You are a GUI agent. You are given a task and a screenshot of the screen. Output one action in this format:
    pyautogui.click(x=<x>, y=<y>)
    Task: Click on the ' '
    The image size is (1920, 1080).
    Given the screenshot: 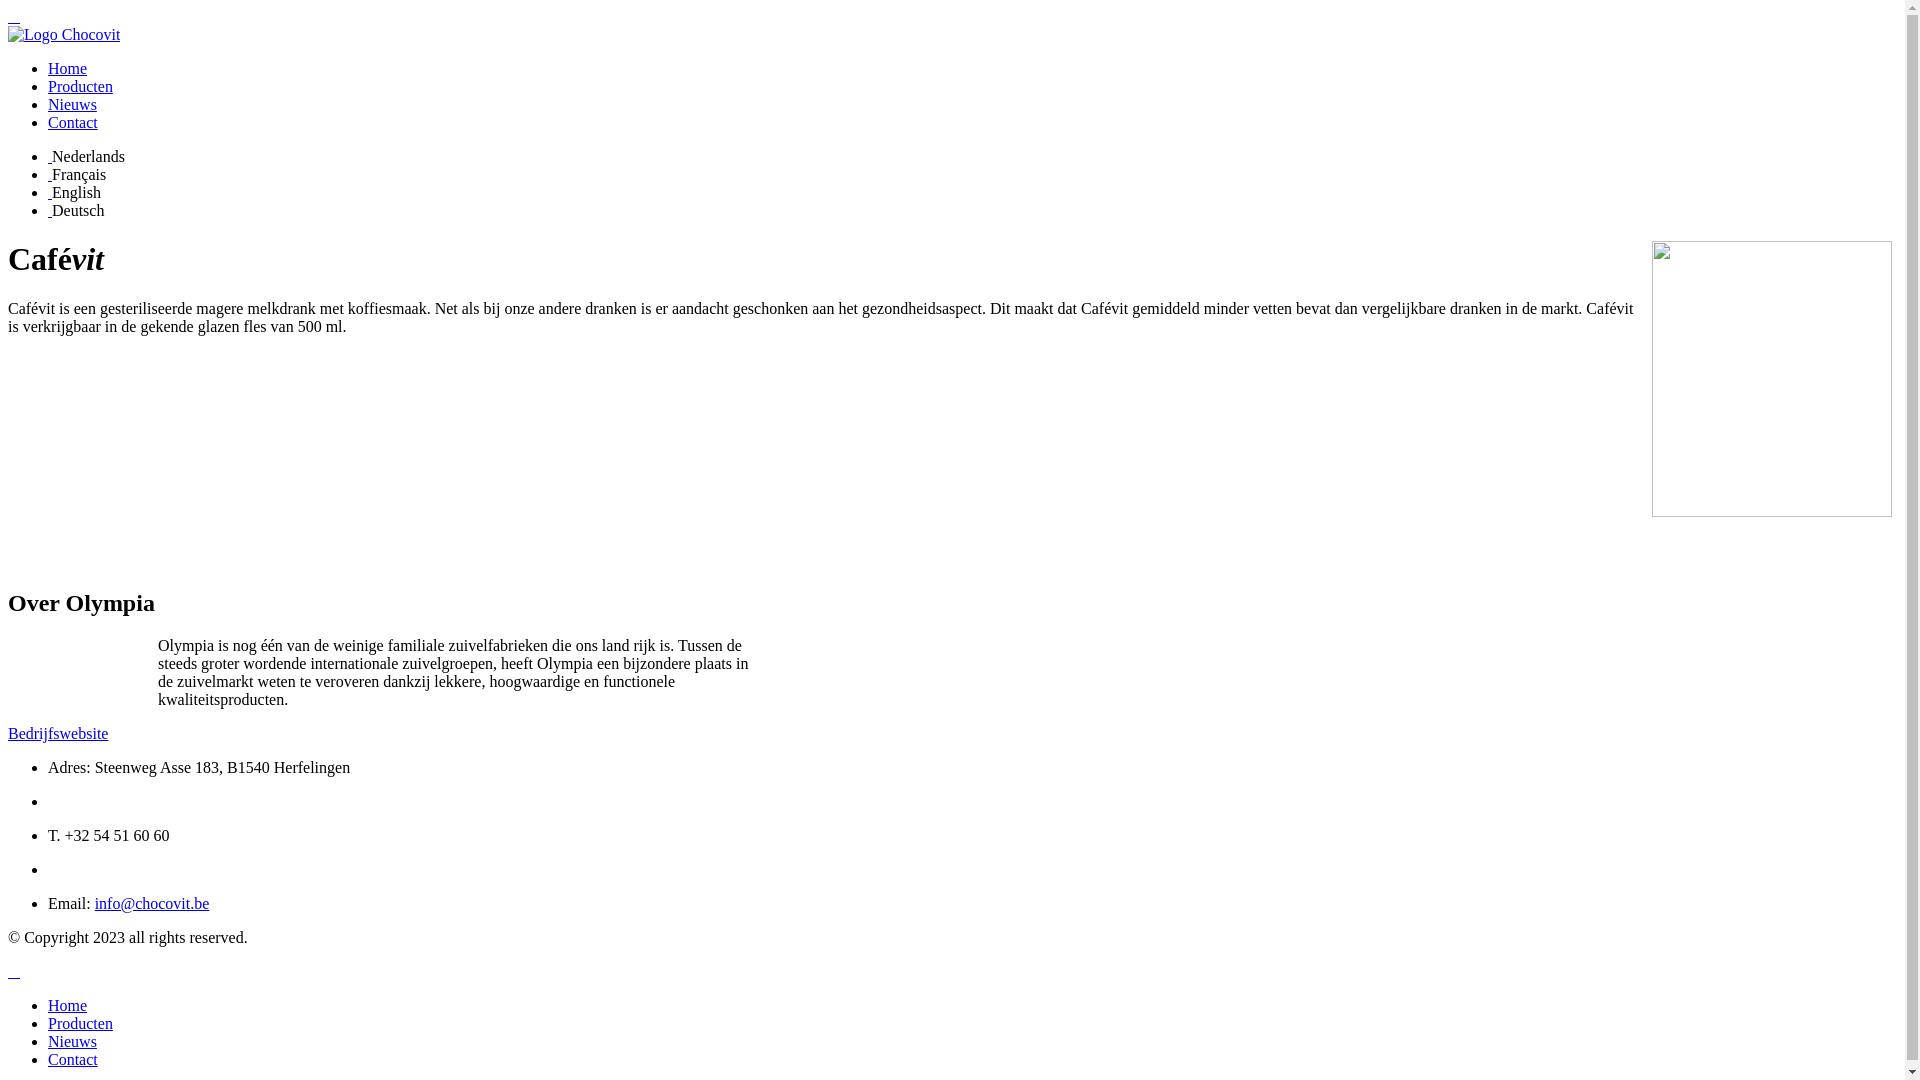 What is the action you would take?
    pyautogui.click(x=49, y=192)
    